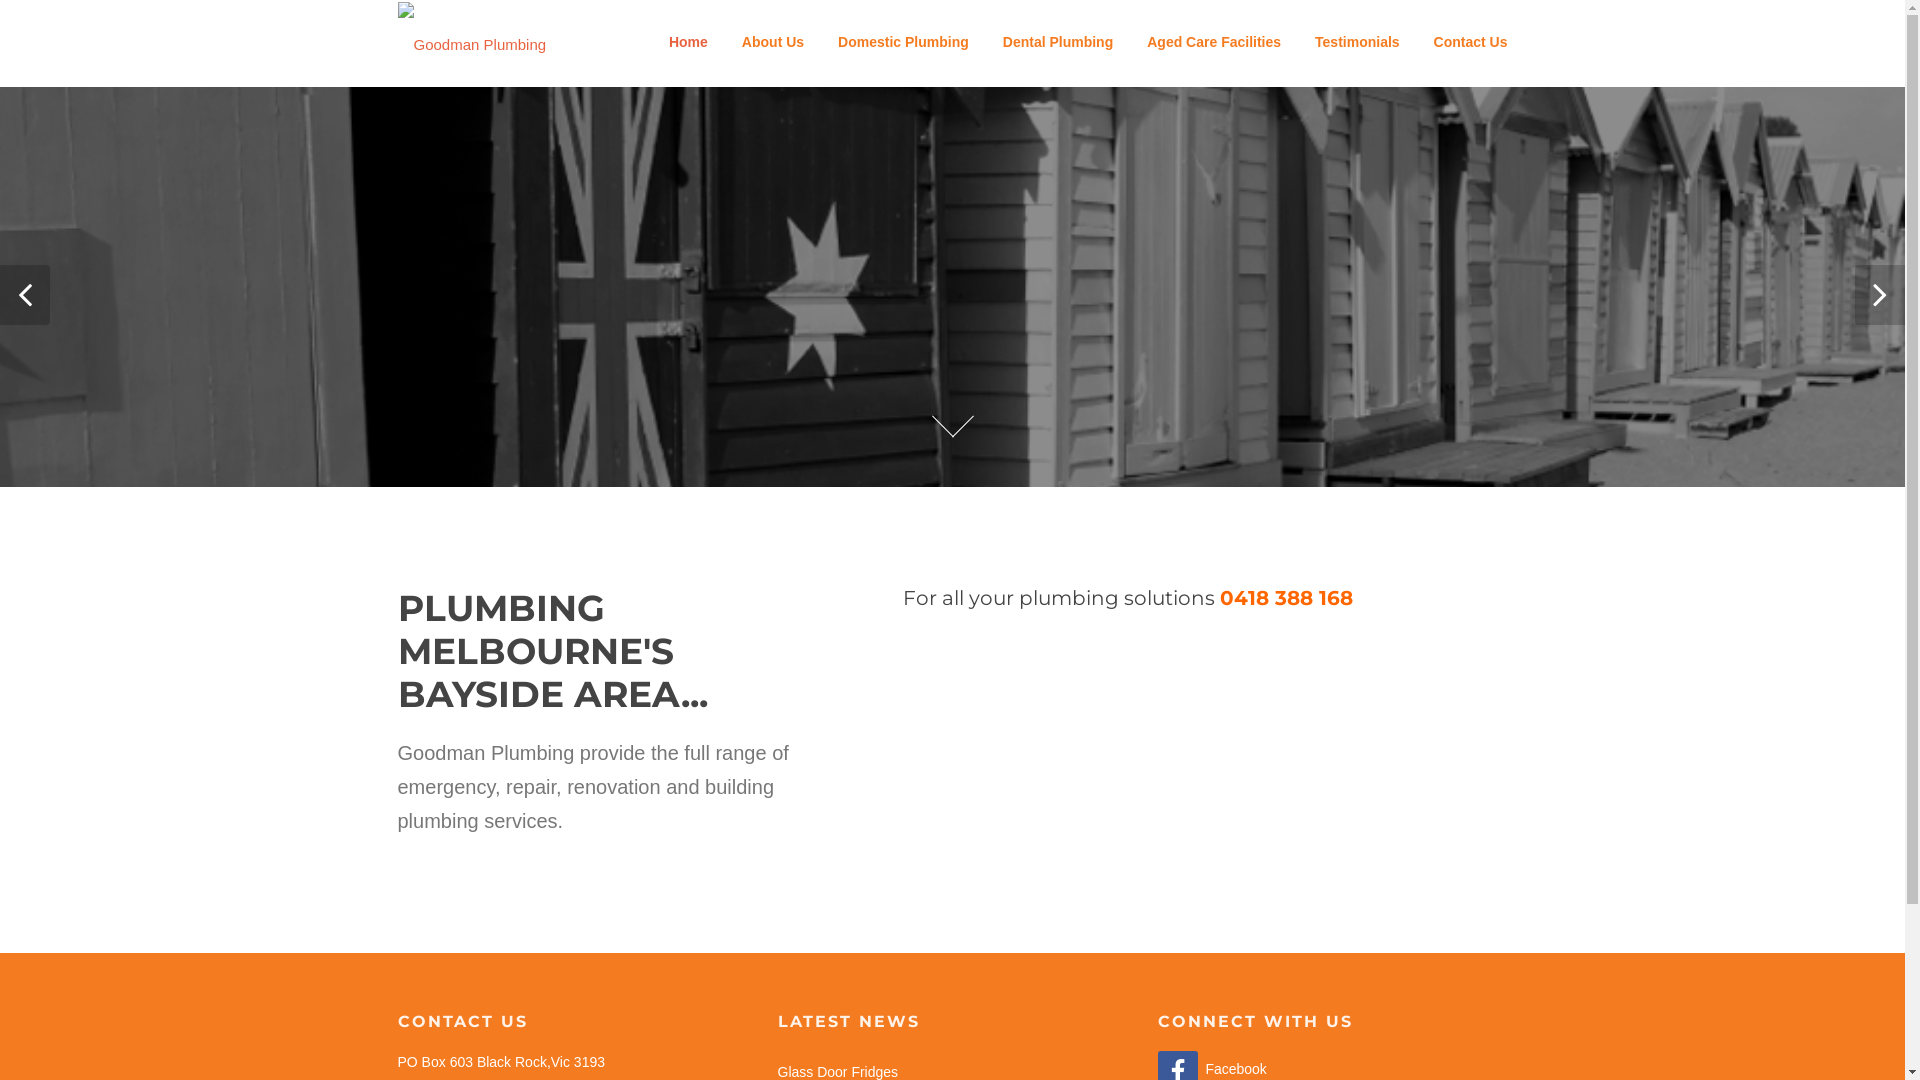 This screenshot has height=1080, width=1920. I want to click on 'Contact Us', so click(1462, 42).